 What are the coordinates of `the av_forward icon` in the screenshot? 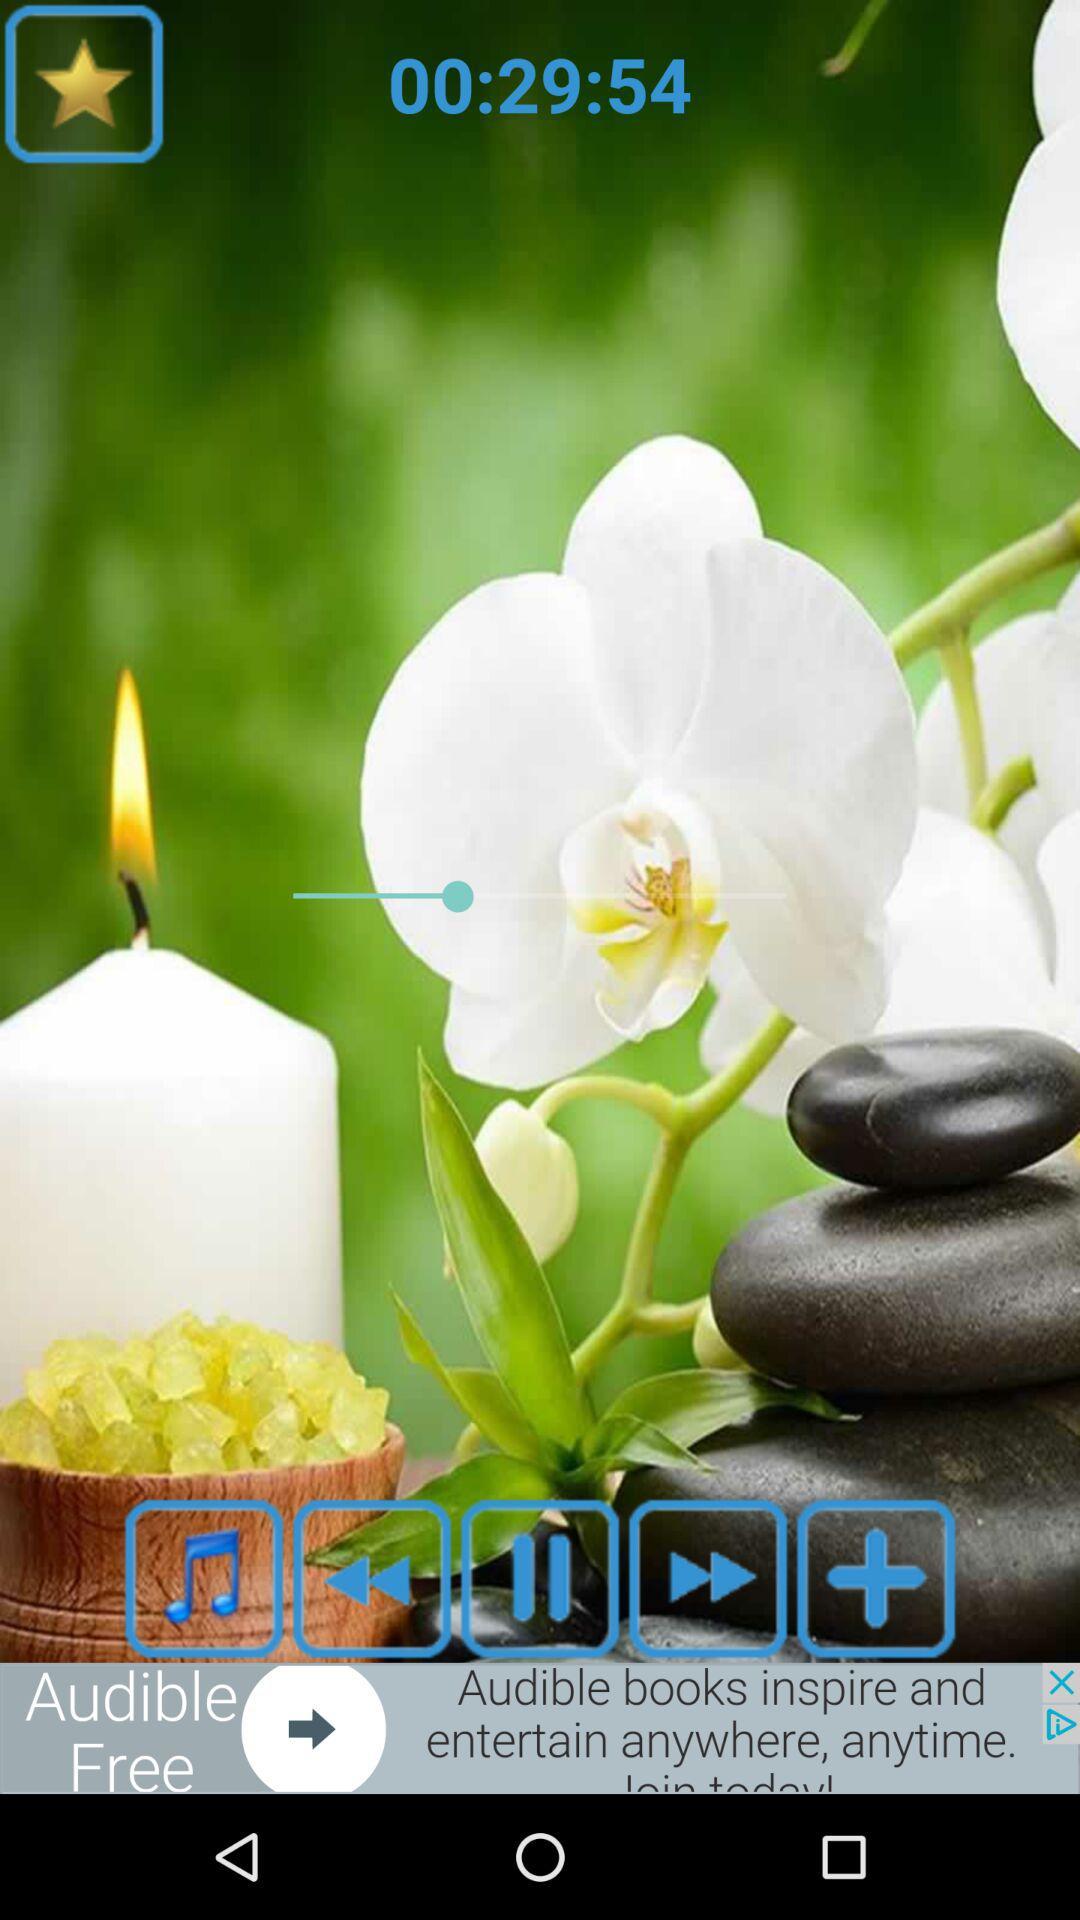 It's located at (707, 1577).